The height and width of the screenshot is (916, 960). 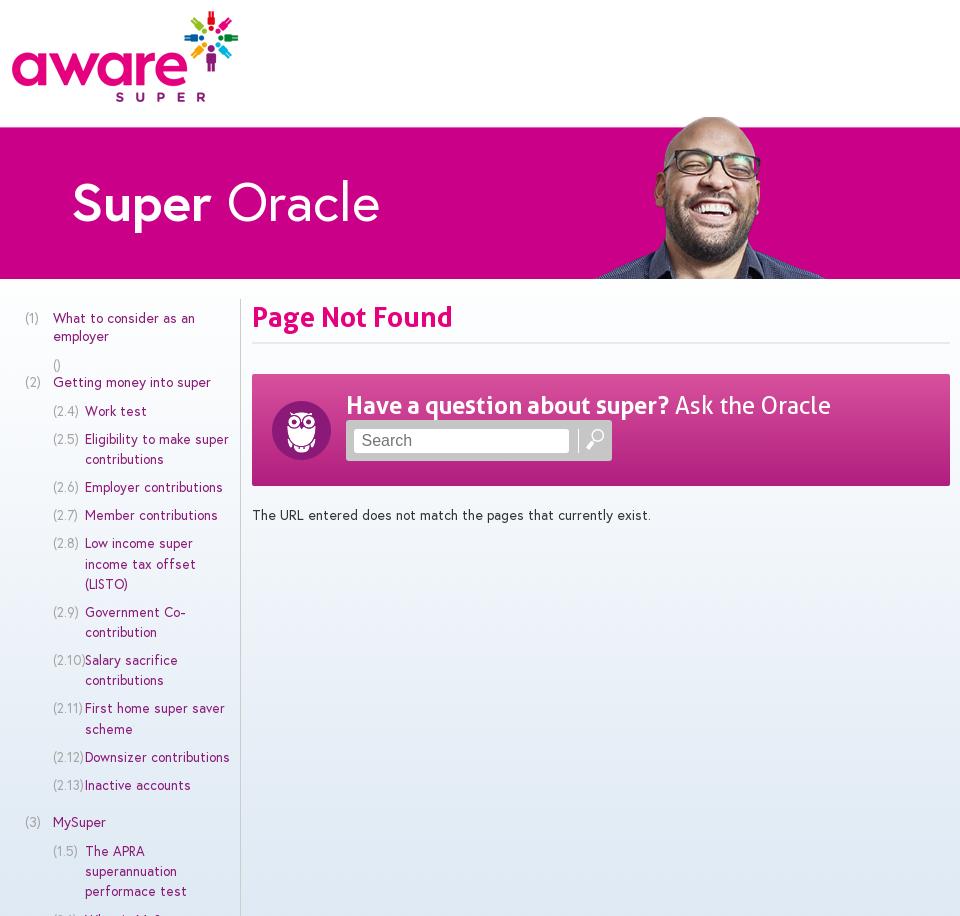 I want to click on '(2.5)', so click(x=64, y=437).